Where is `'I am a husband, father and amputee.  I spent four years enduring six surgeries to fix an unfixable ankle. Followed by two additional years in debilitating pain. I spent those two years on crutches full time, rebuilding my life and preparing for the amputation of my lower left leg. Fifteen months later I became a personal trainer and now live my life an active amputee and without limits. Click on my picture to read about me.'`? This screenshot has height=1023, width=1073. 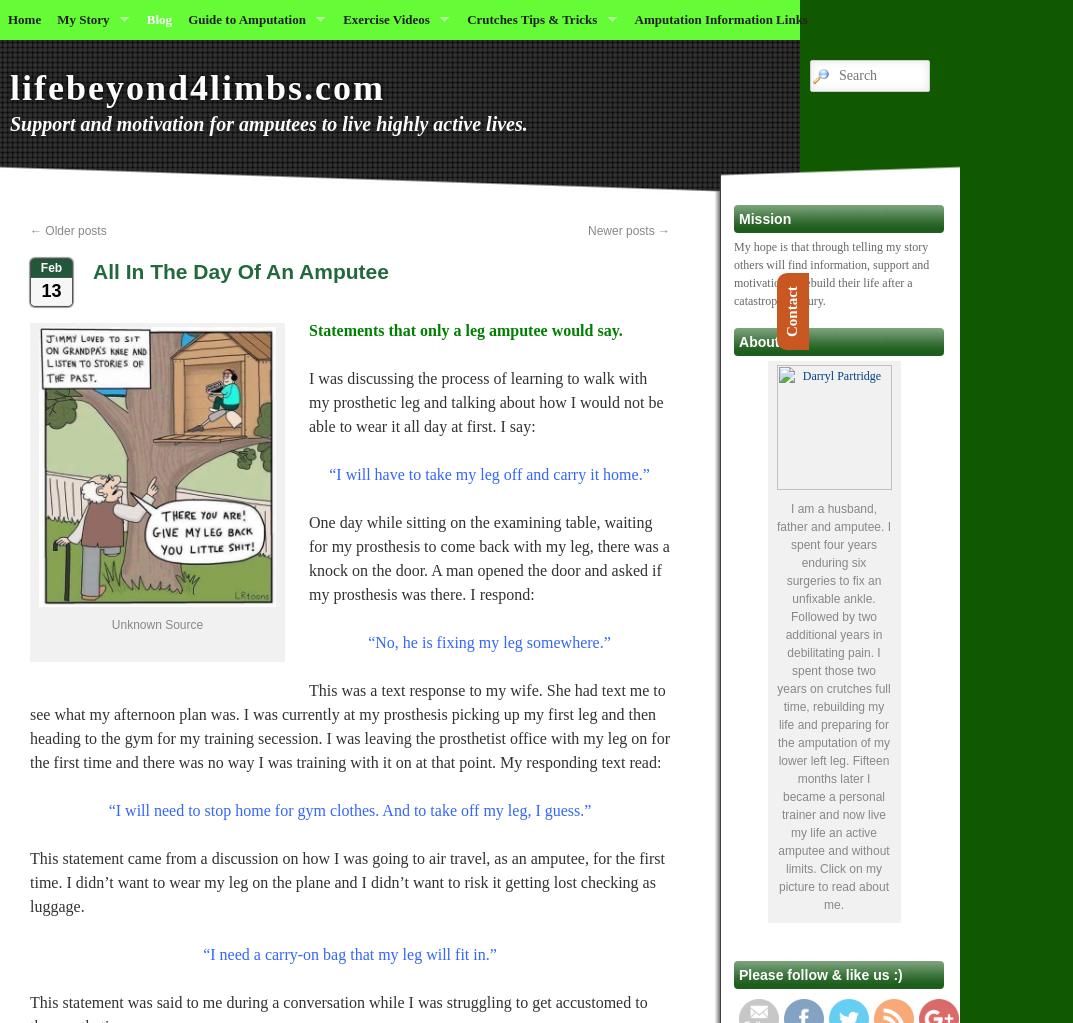 'I am a husband, father and amputee.  I spent four years enduring six surgeries to fix an unfixable ankle. Followed by two additional years in debilitating pain. I spent those two years on crutches full time, rebuilding my life and preparing for the amputation of my lower left leg. Fifteen months later I became a personal trainer and now live my life an active amputee and without limits. Click on my picture to read about me.' is located at coordinates (833, 705).